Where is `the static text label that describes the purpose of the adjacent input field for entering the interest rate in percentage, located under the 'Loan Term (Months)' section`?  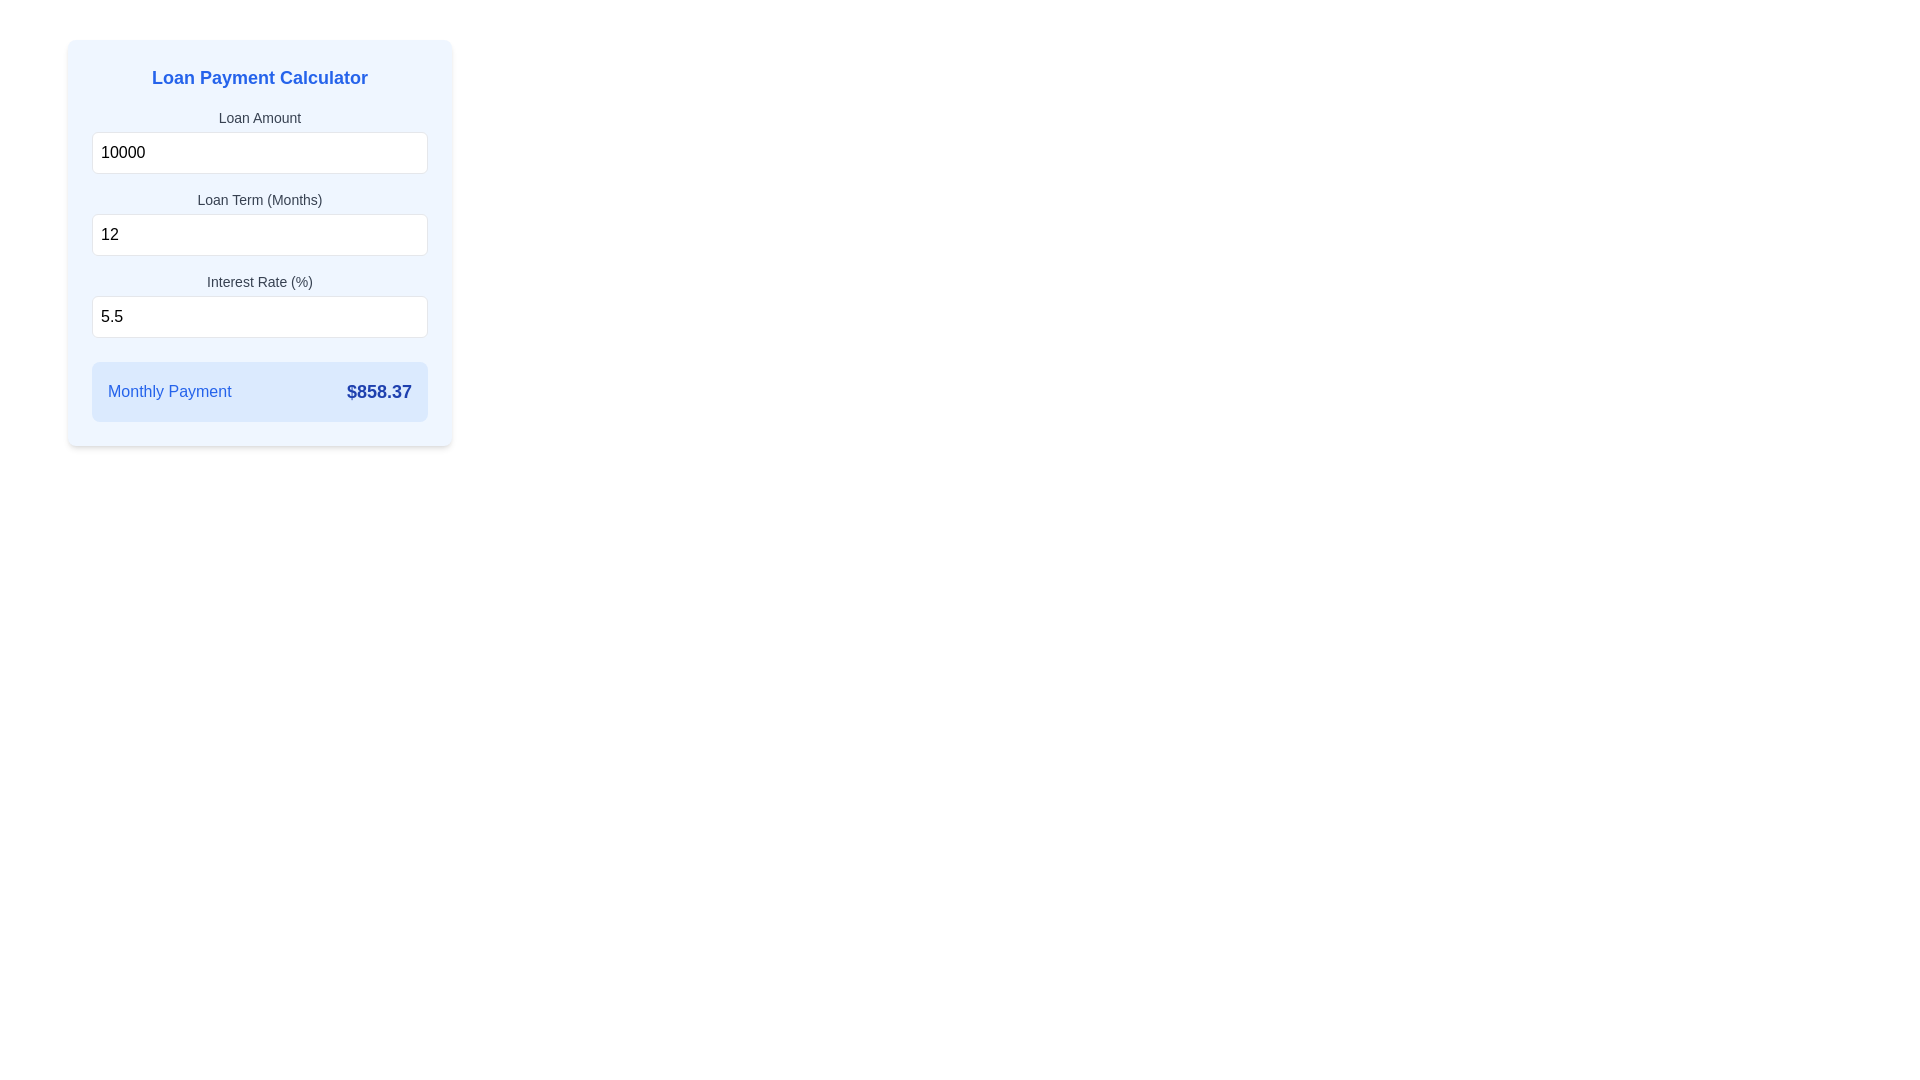
the static text label that describes the purpose of the adjacent input field for entering the interest rate in percentage, located under the 'Loan Term (Months)' section is located at coordinates (258, 281).